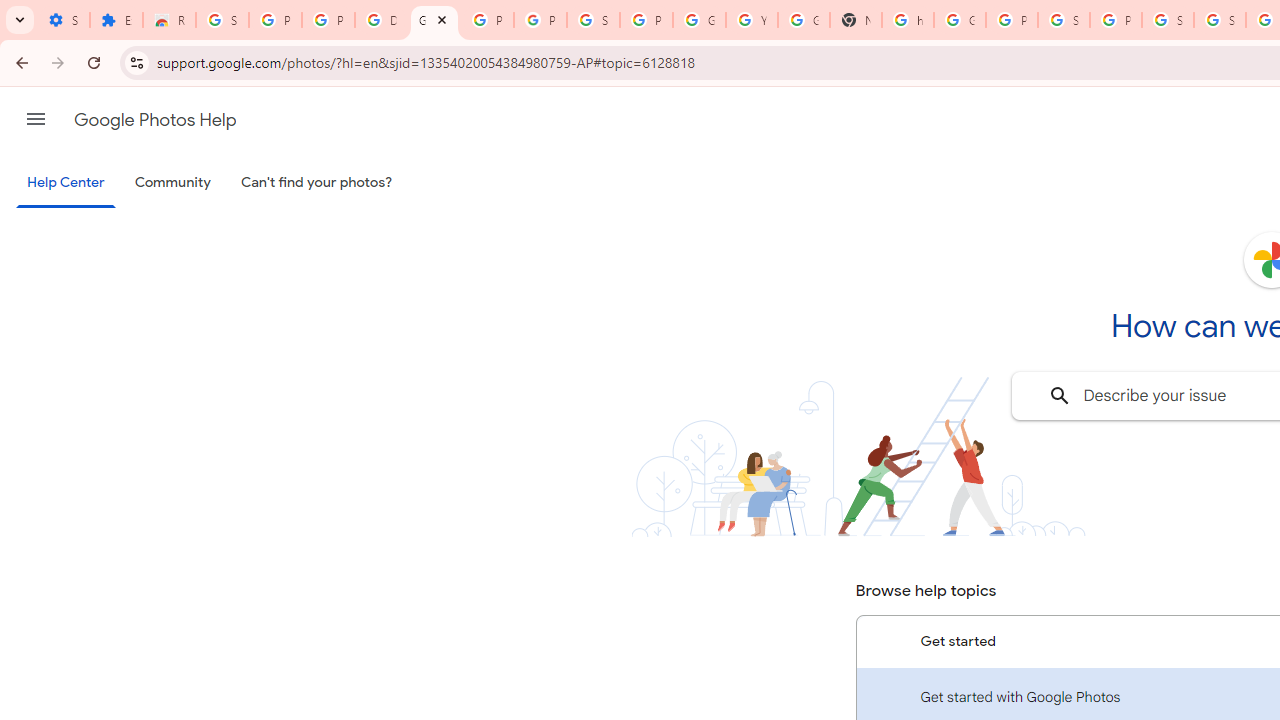 The height and width of the screenshot is (720, 1280). What do you see at coordinates (855, 20) in the screenshot?
I see `'New Tab'` at bounding box center [855, 20].